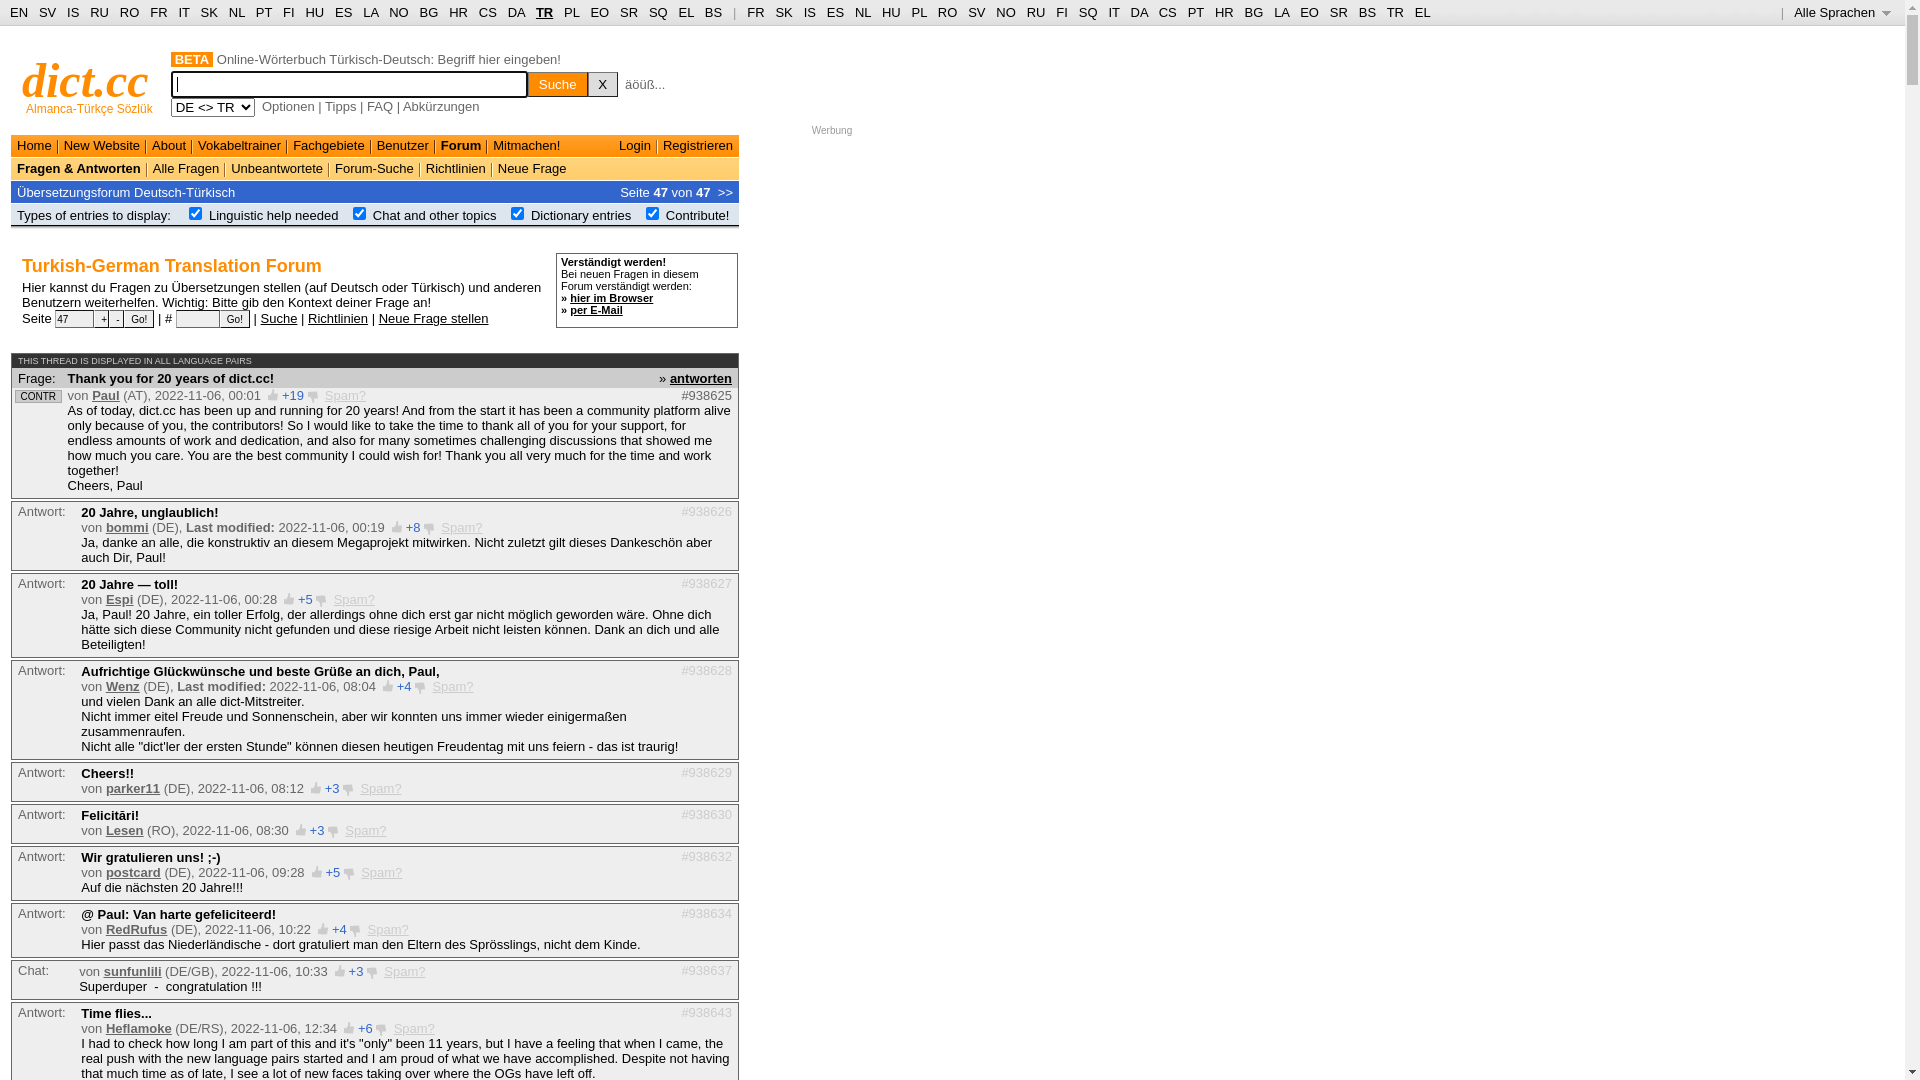 This screenshot has height=1080, width=1920. I want to click on 'dict.cc', so click(84, 79).